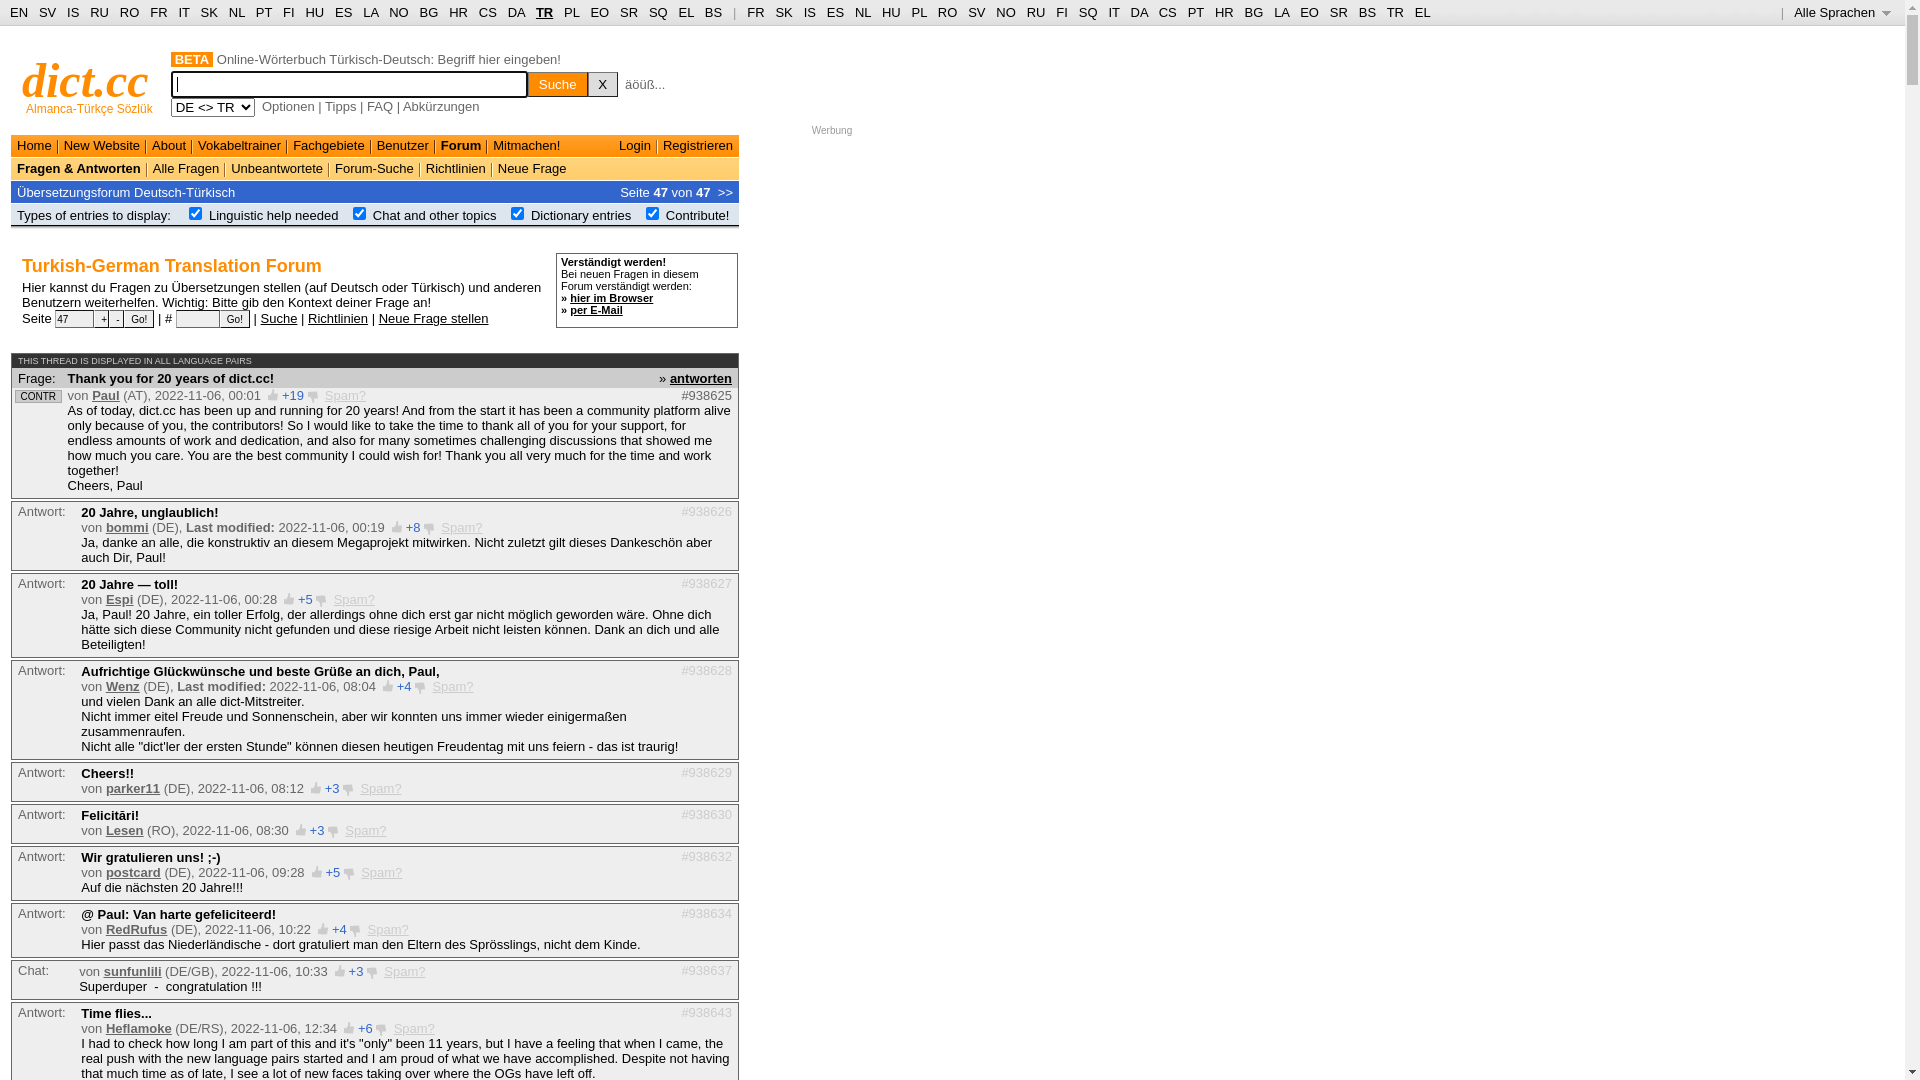 This screenshot has height=1080, width=1920. I want to click on 'dict.cc', so click(84, 79).